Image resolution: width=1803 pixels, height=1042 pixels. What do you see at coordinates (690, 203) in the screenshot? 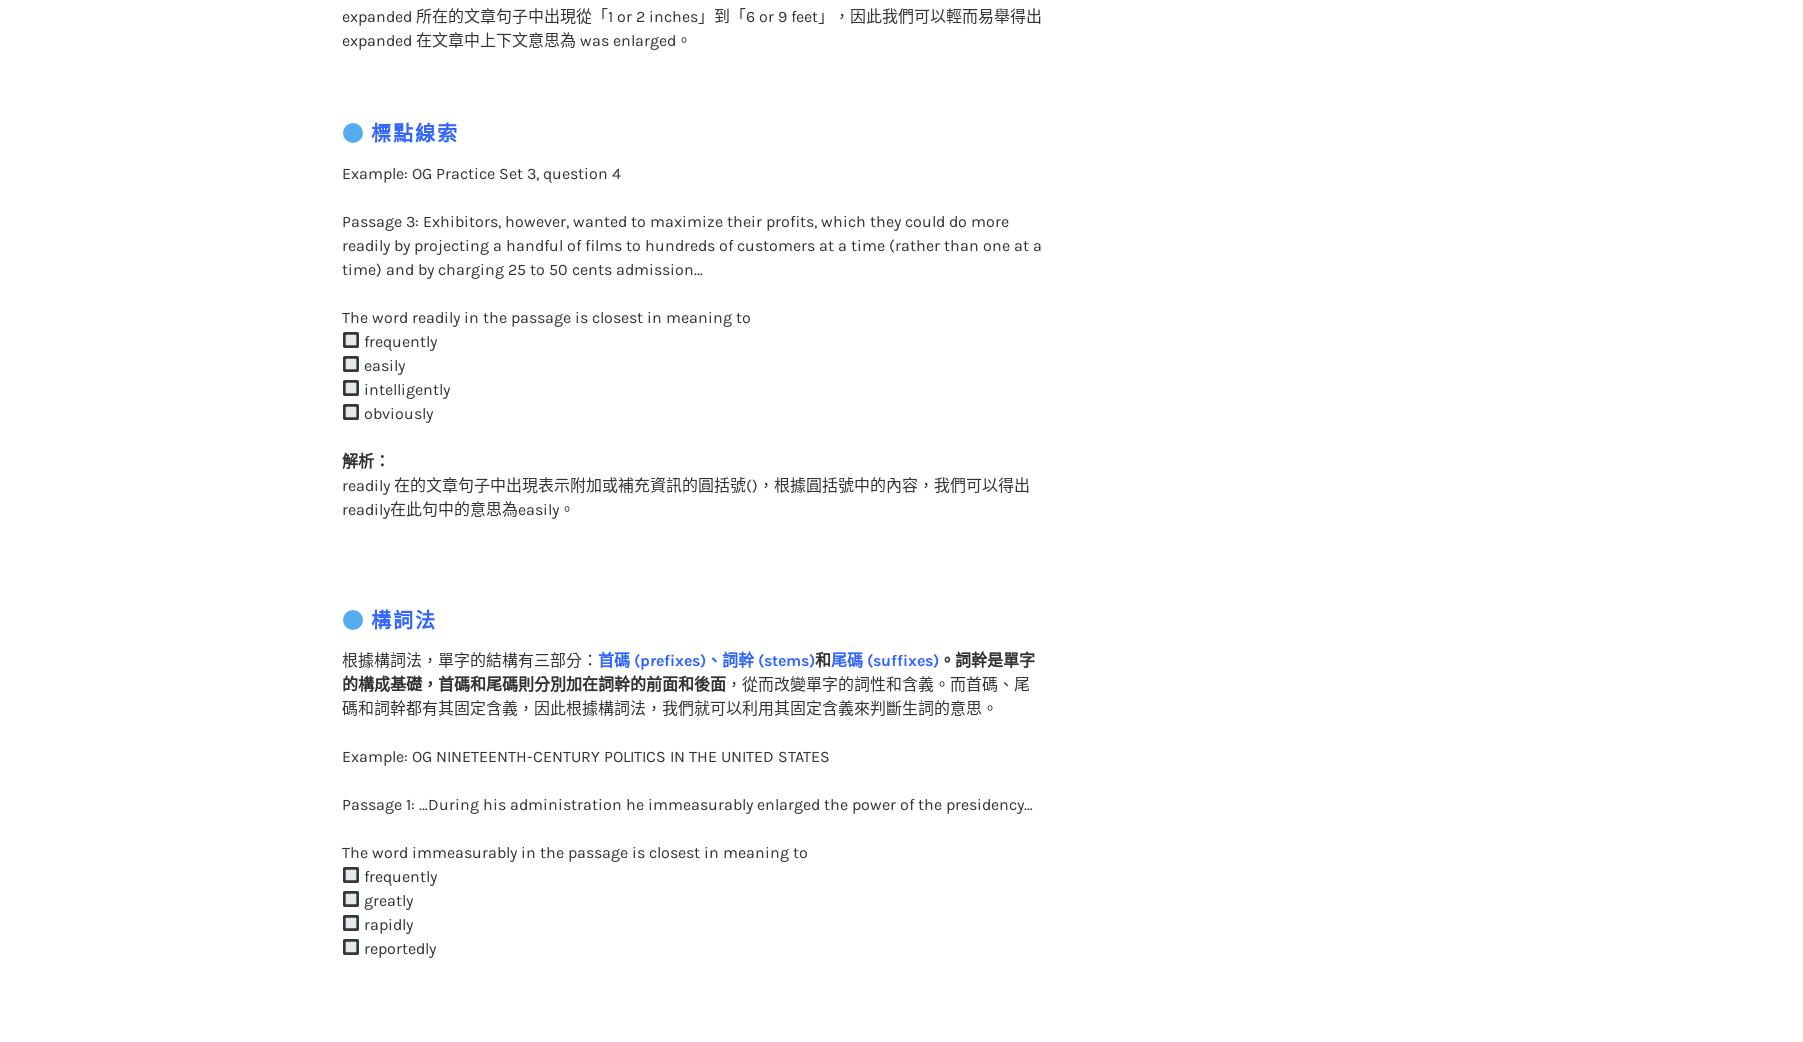
I see `'Passage 3: Exhibitors, however, wanted to maximize their profits, which they could do more readily by projecting a handful of films to hundreds of customers at a time (rather than one at a time) and by charging 25 to 50 cents admission…'` at bounding box center [690, 203].